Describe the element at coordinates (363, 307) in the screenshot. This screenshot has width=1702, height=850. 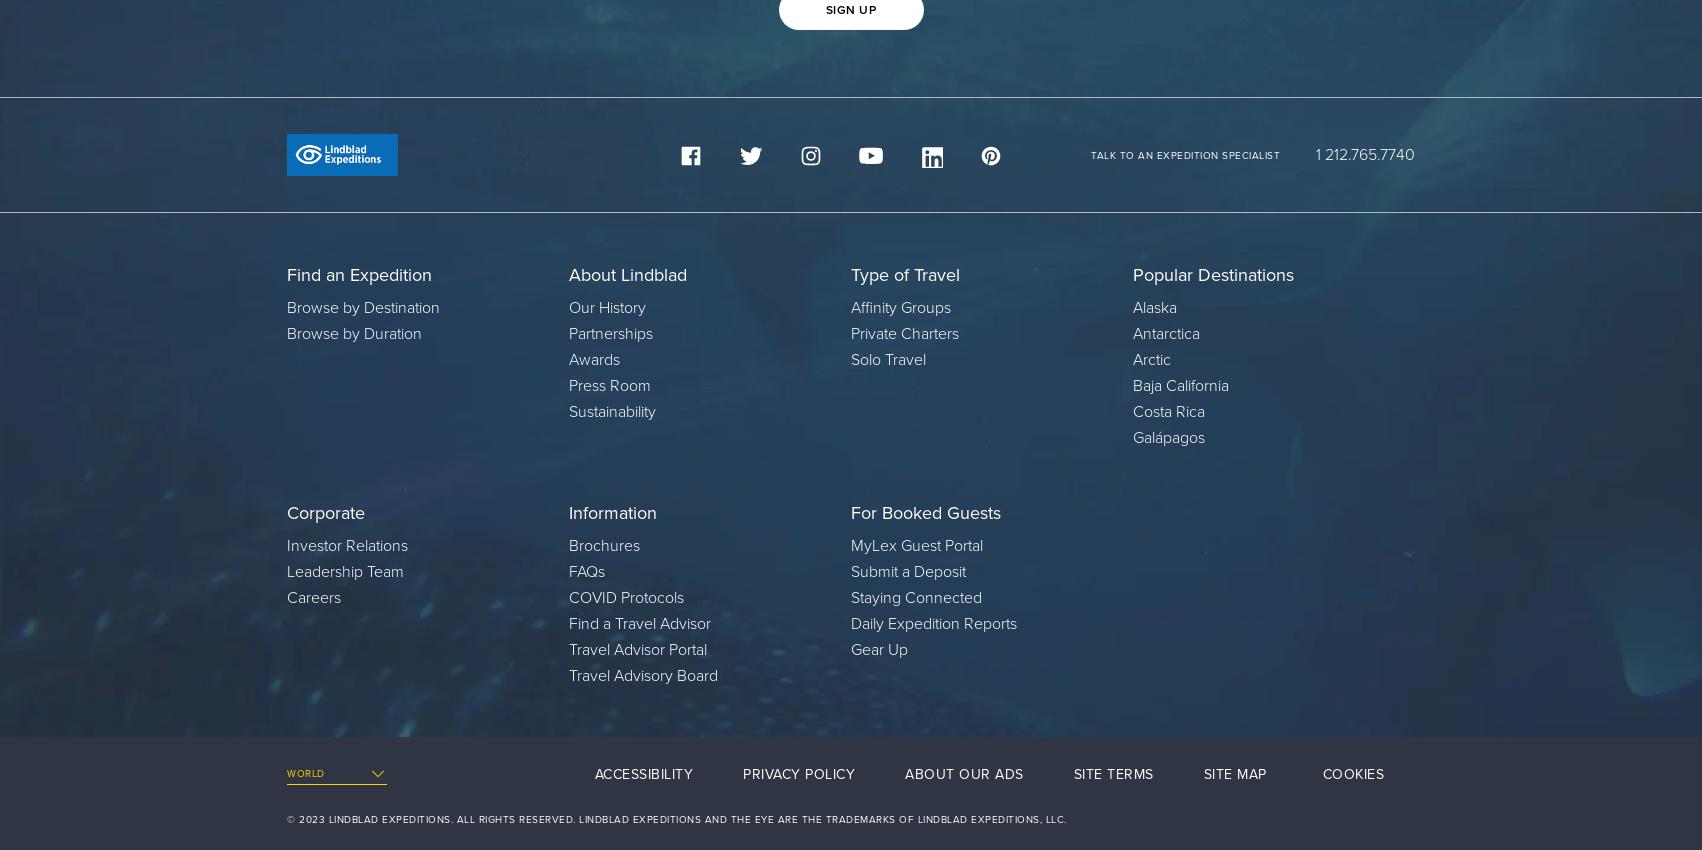
I see `'Browse by Destination'` at that location.